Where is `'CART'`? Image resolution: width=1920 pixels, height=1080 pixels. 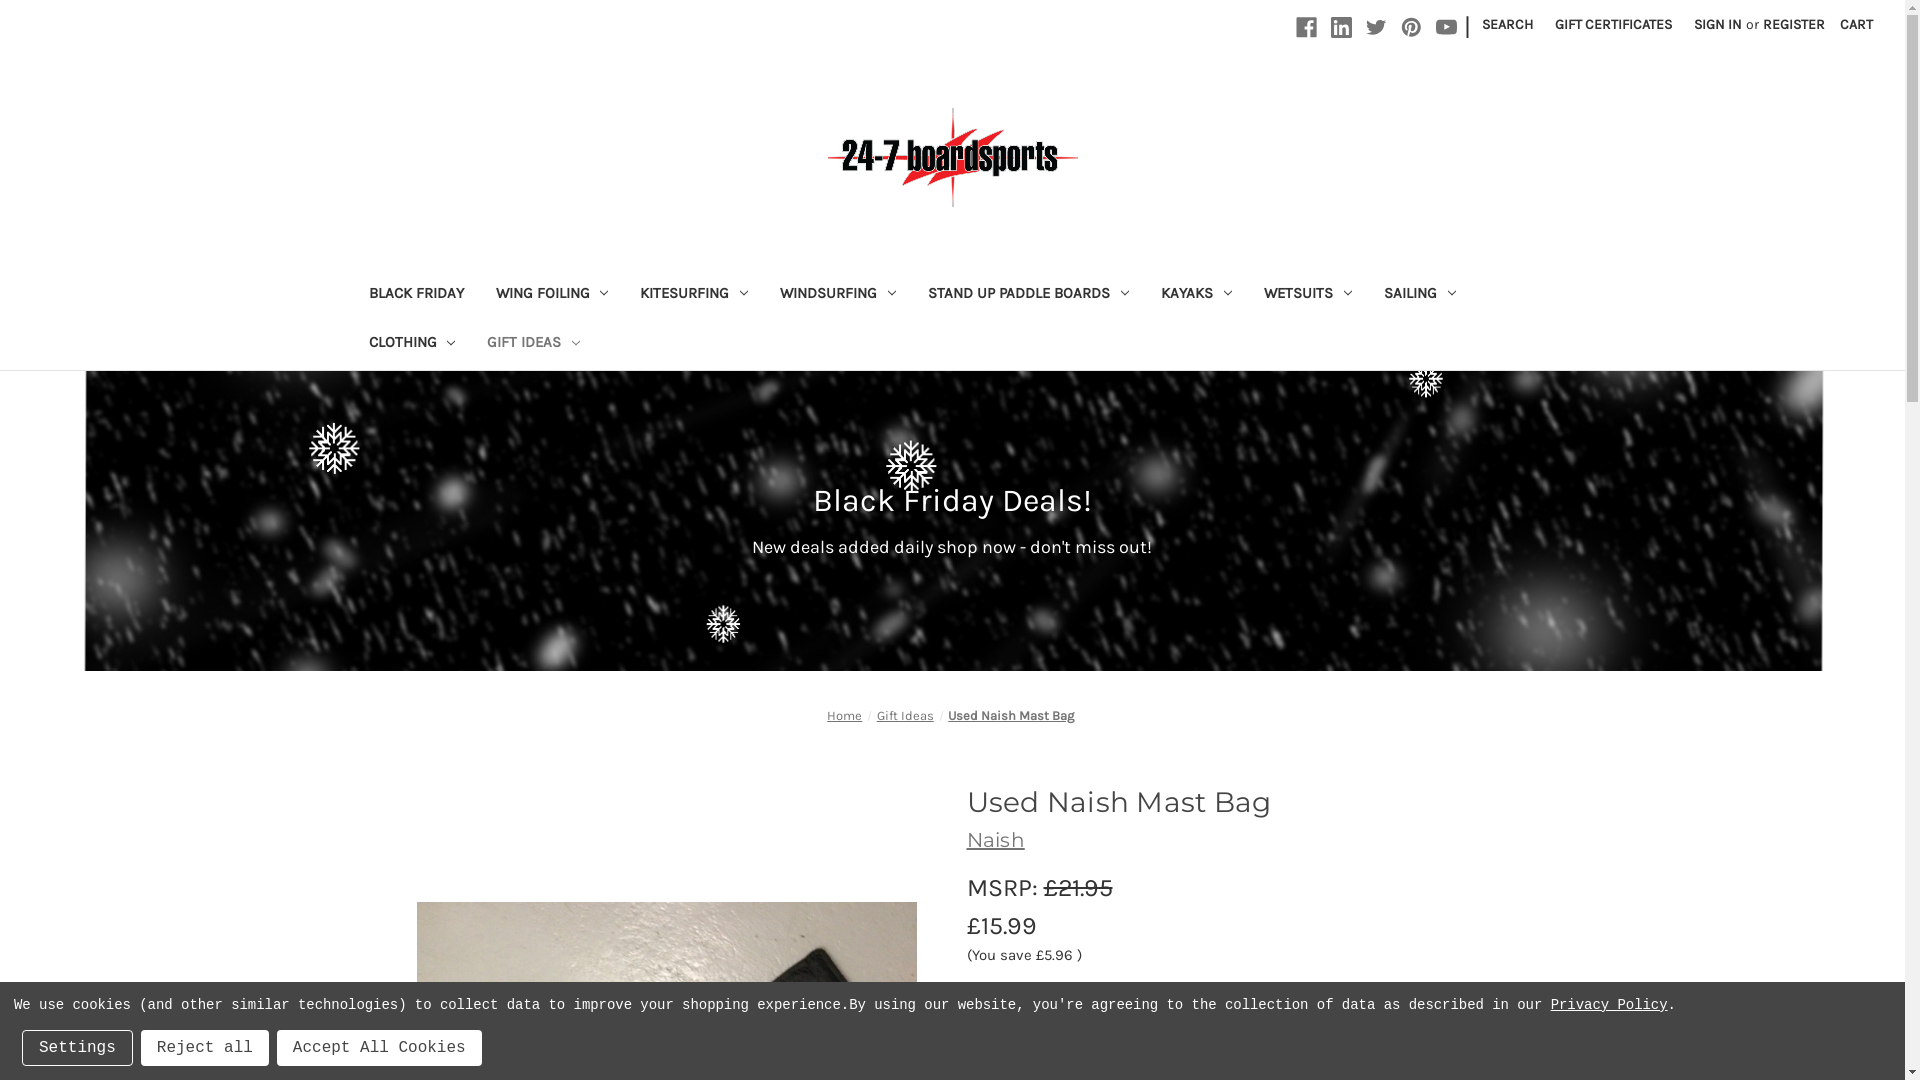 'CART' is located at coordinates (1855, 24).